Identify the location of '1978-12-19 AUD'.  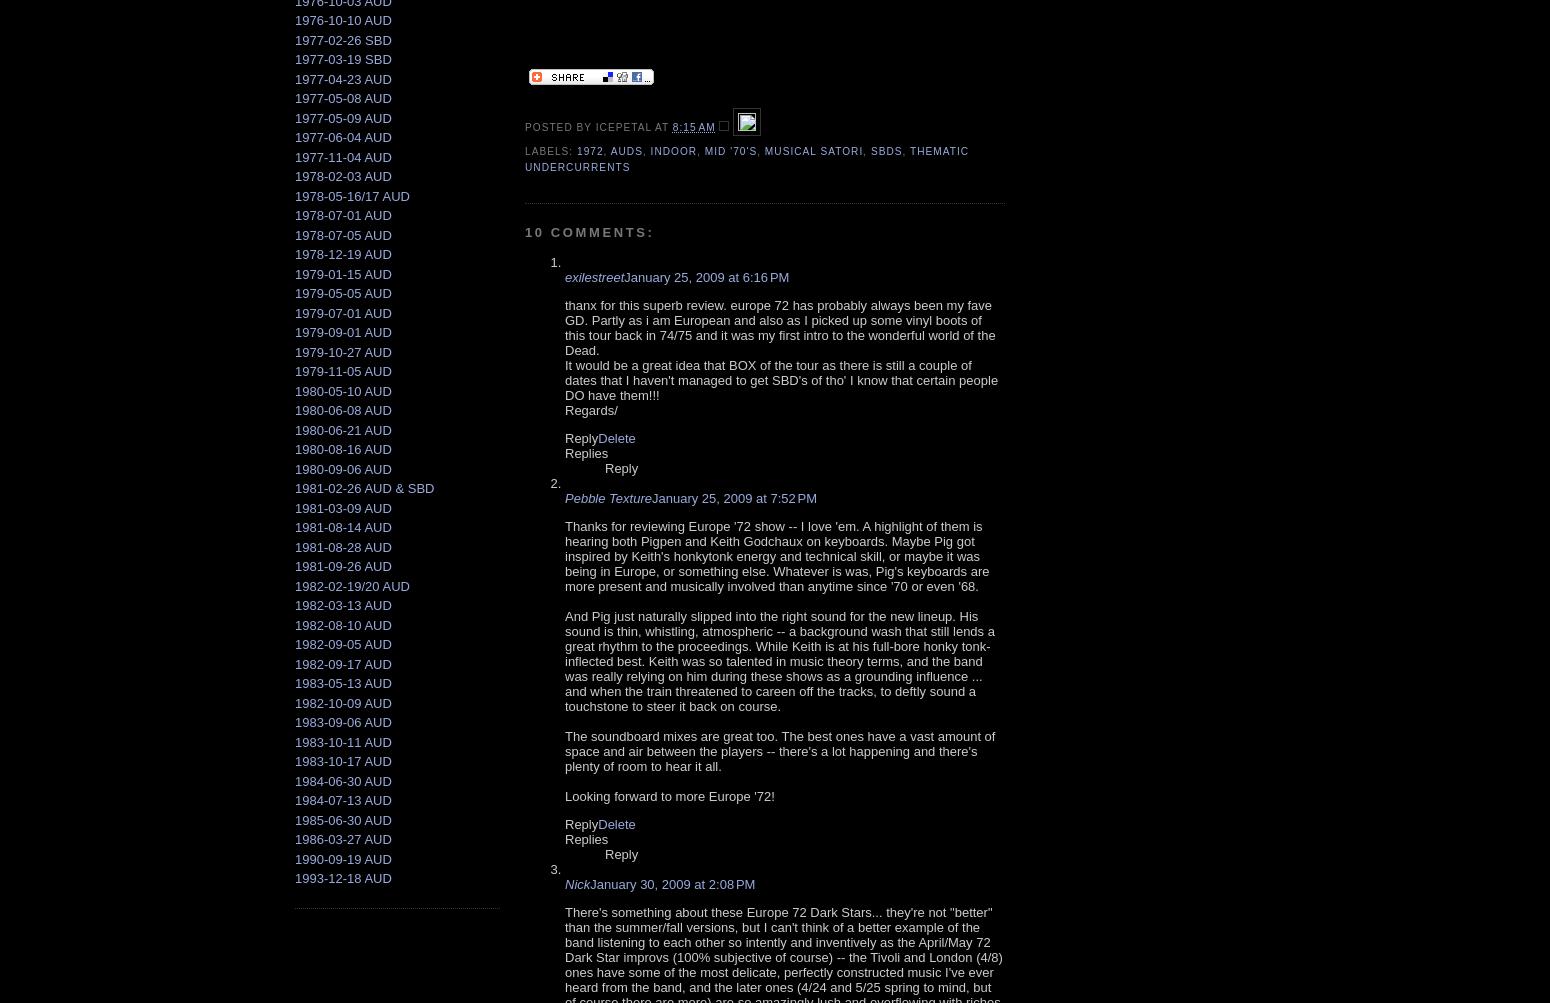
(342, 254).